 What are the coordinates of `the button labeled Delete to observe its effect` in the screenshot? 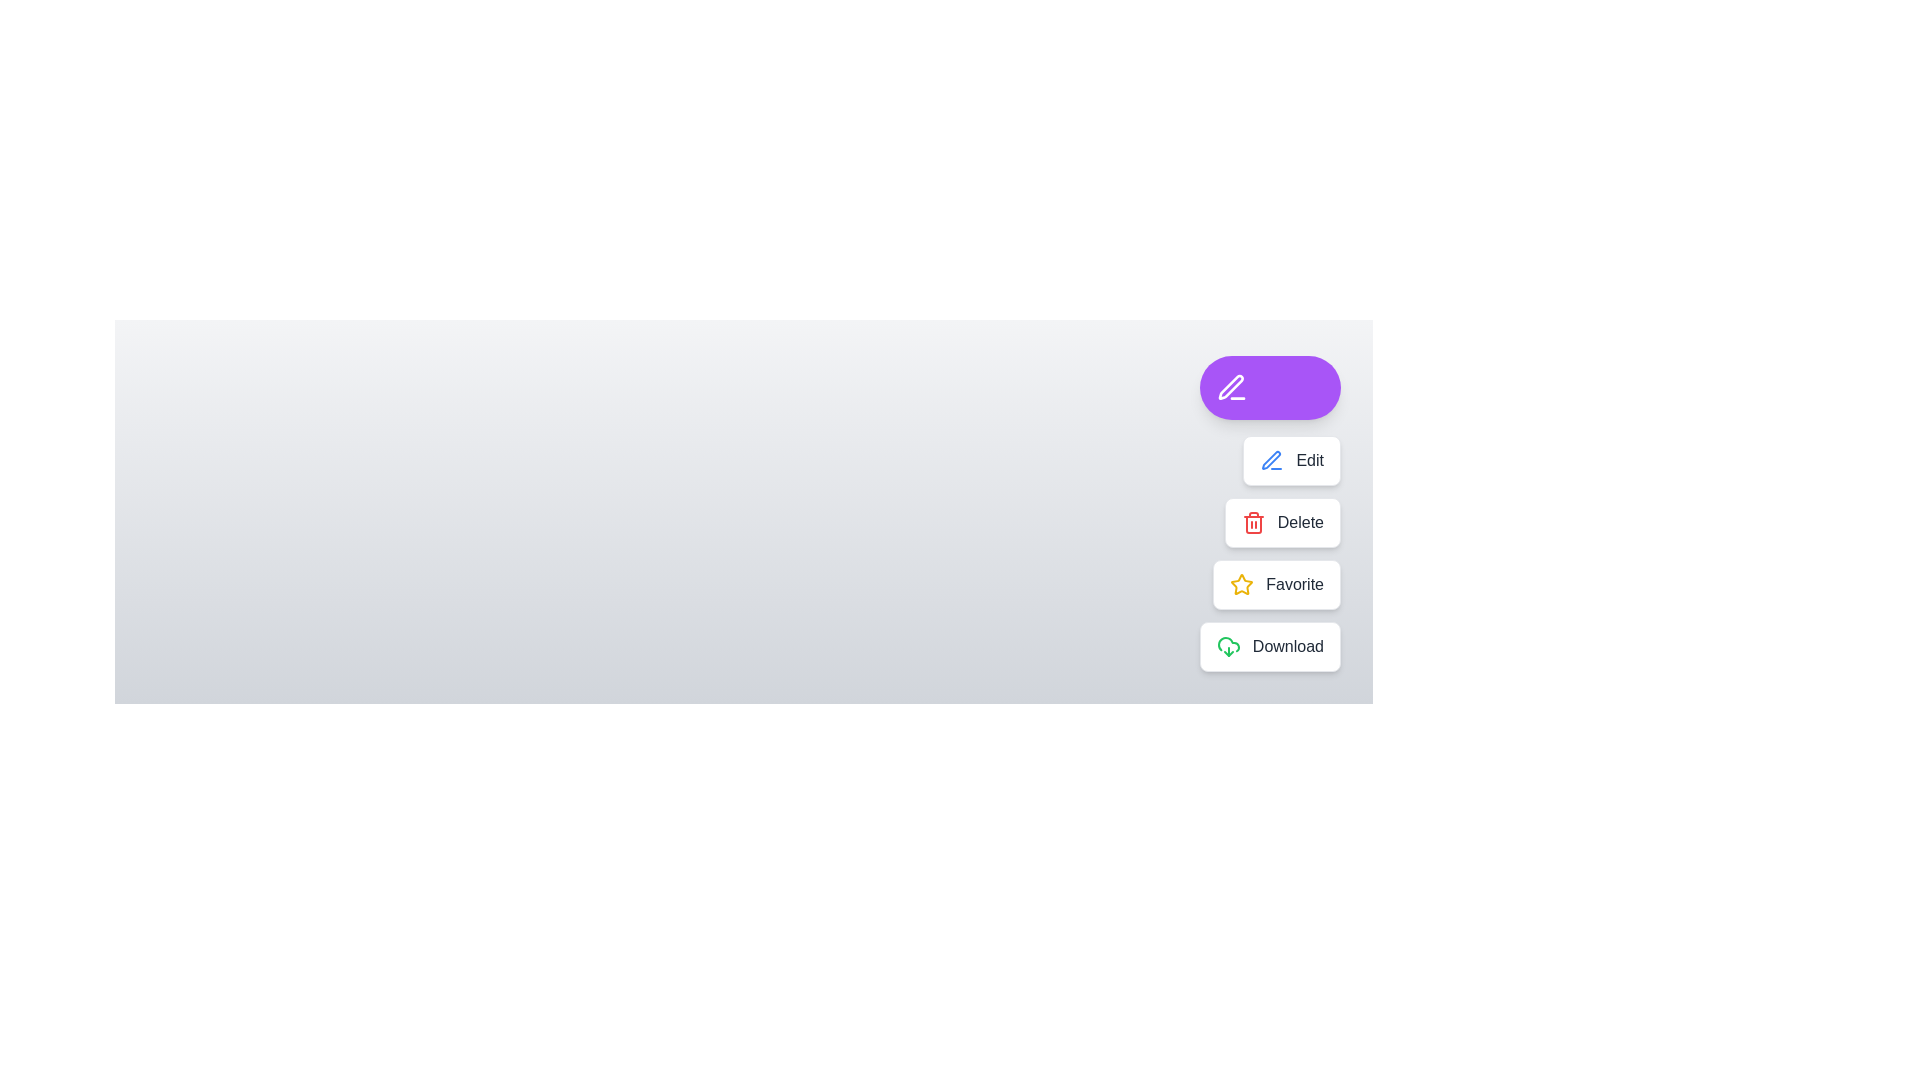 It's located at (1281, 522).